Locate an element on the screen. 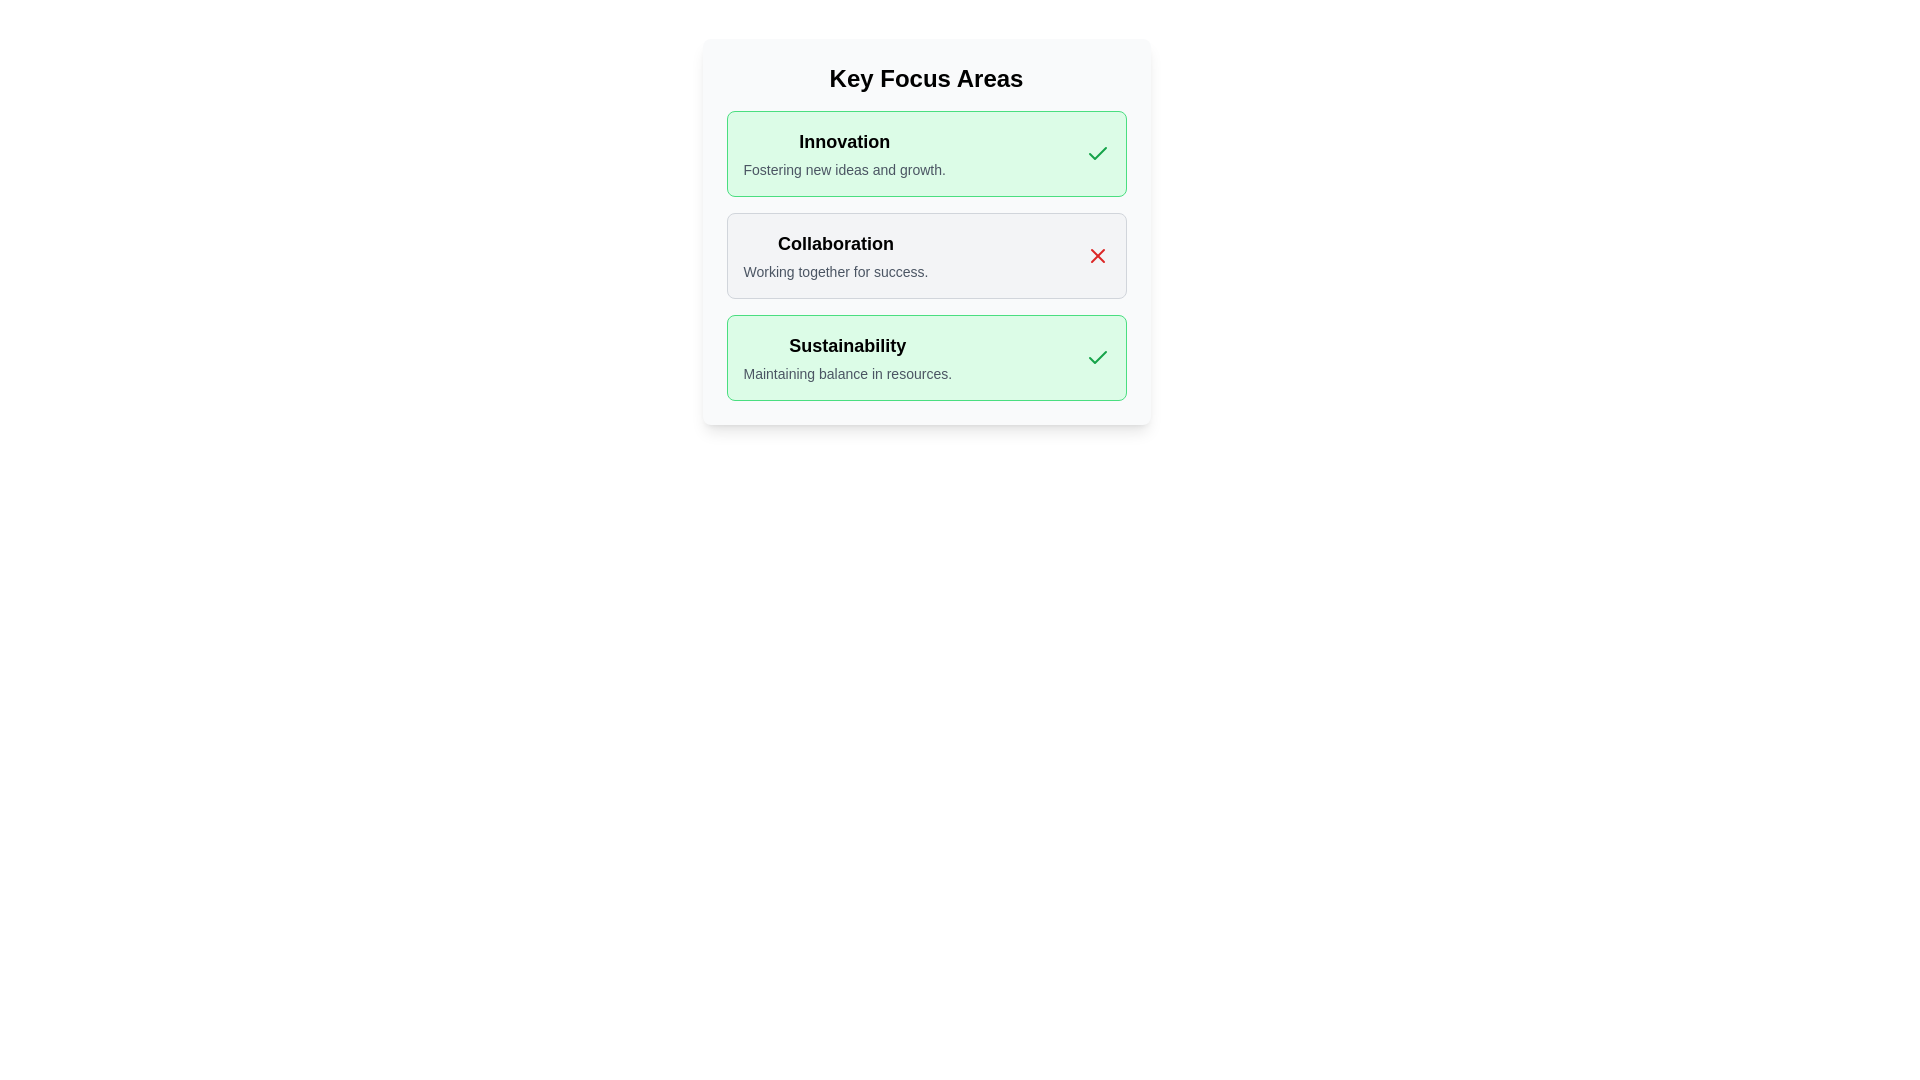 This screenshot has height=1080, width=1920. the chip labeled Innovation is located at coordinates (925, 153).